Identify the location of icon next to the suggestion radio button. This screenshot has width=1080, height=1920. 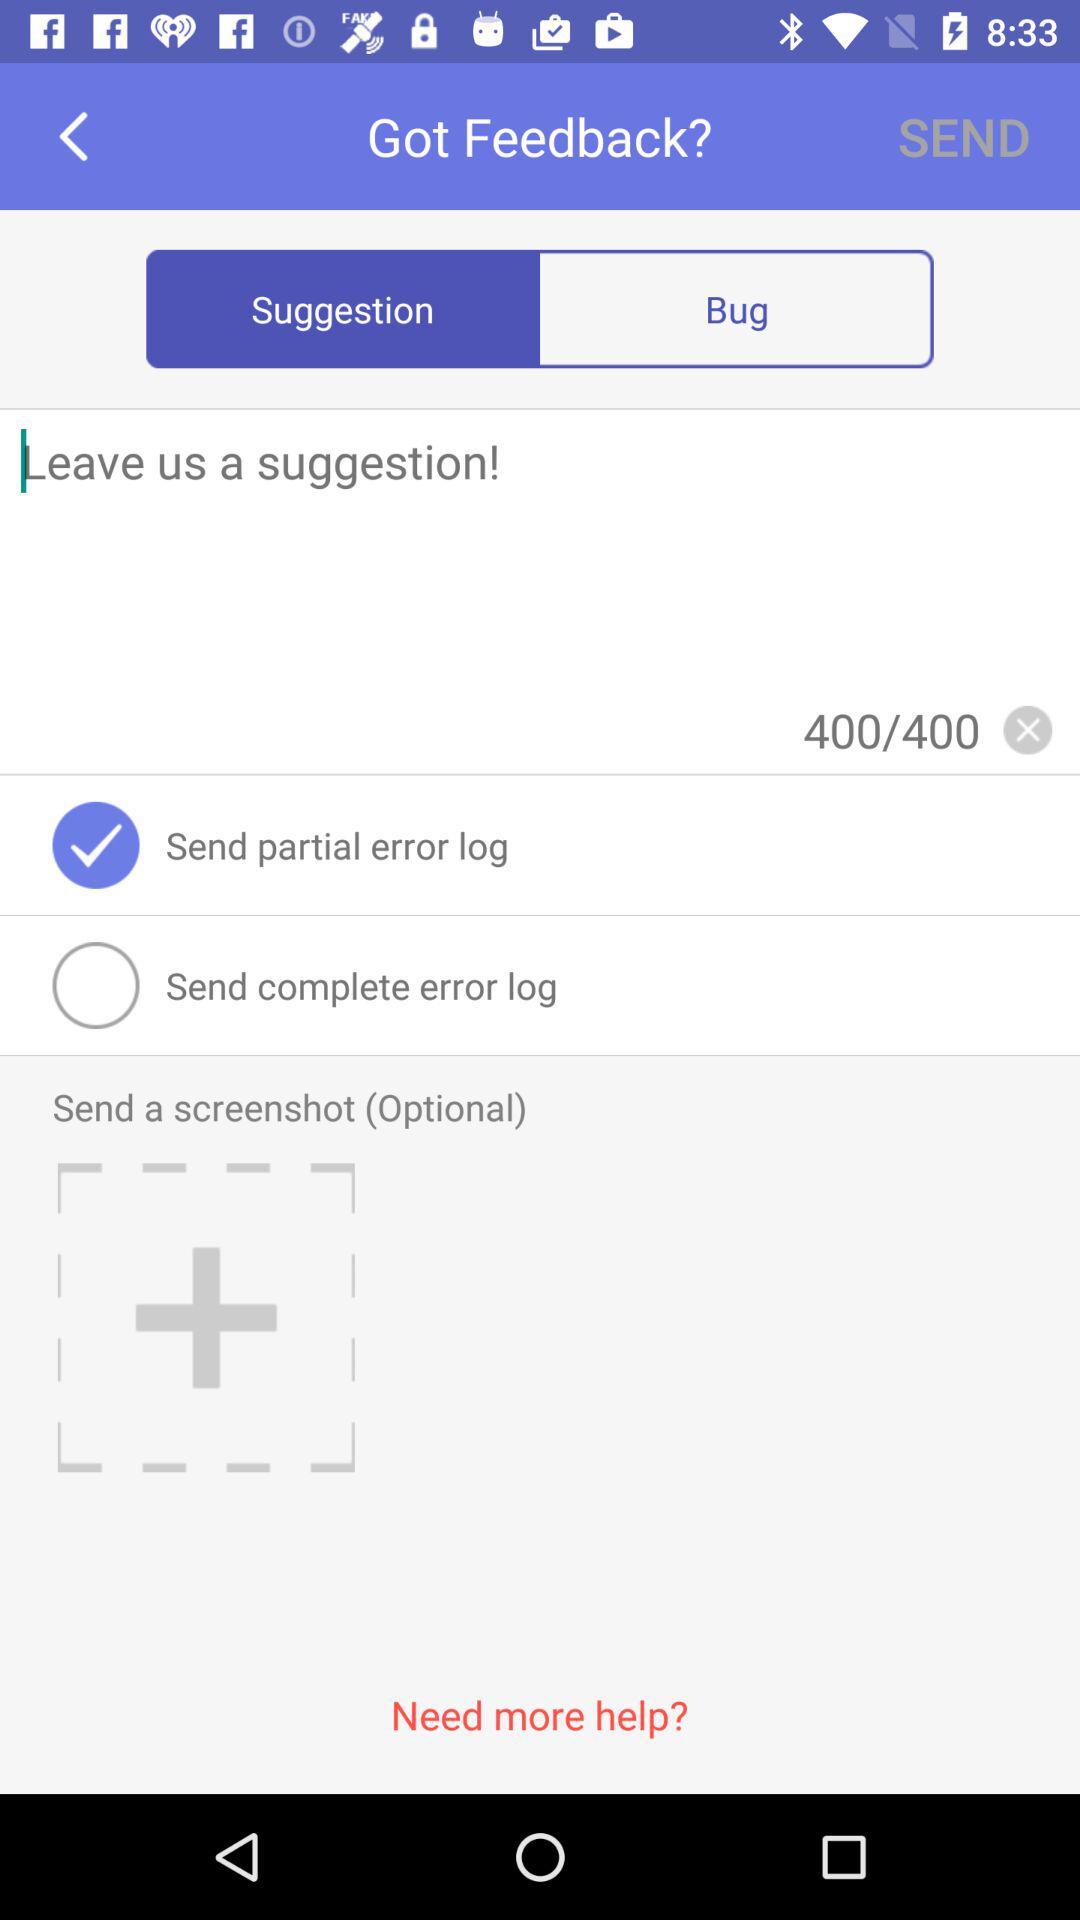
(736, 307).